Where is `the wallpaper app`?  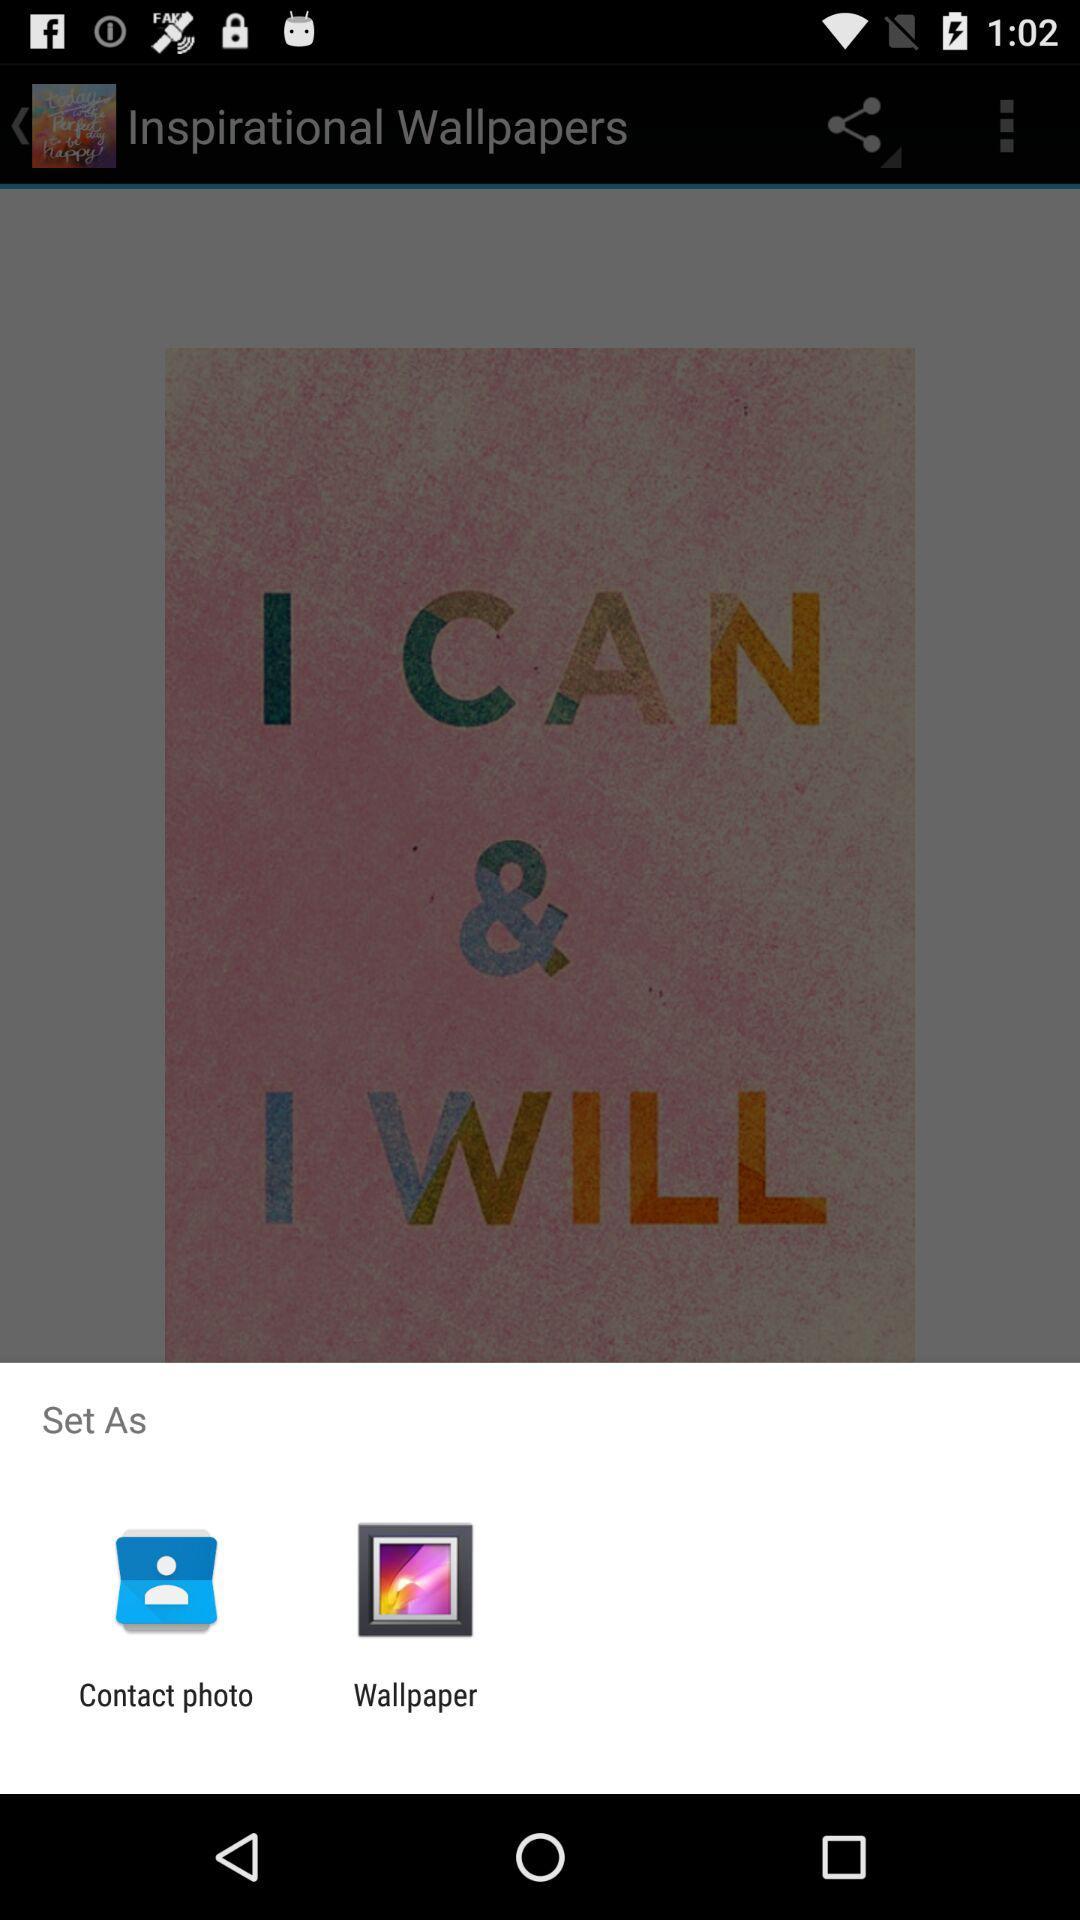
the wallpaper app is located at coordinates (414, 1711).